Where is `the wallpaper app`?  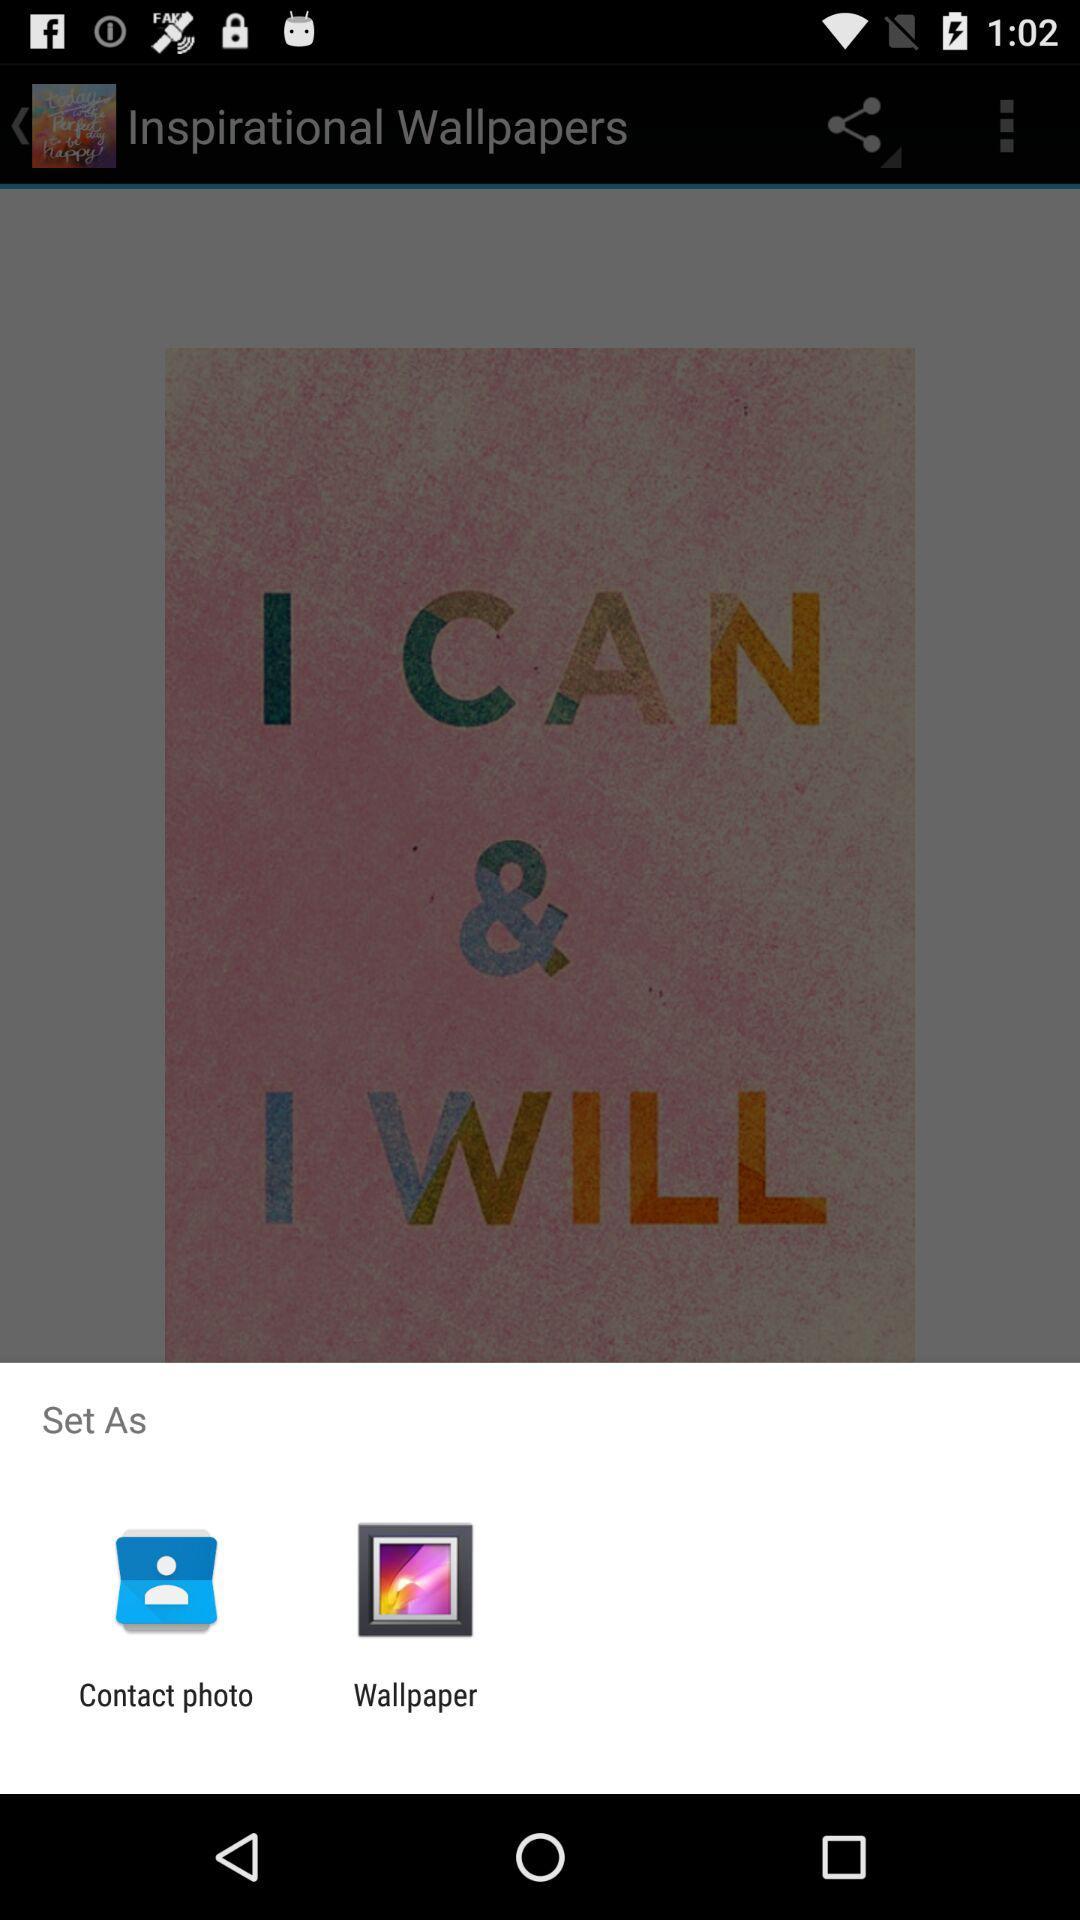
the wallpaper app is located at coordinates (414, 1711).